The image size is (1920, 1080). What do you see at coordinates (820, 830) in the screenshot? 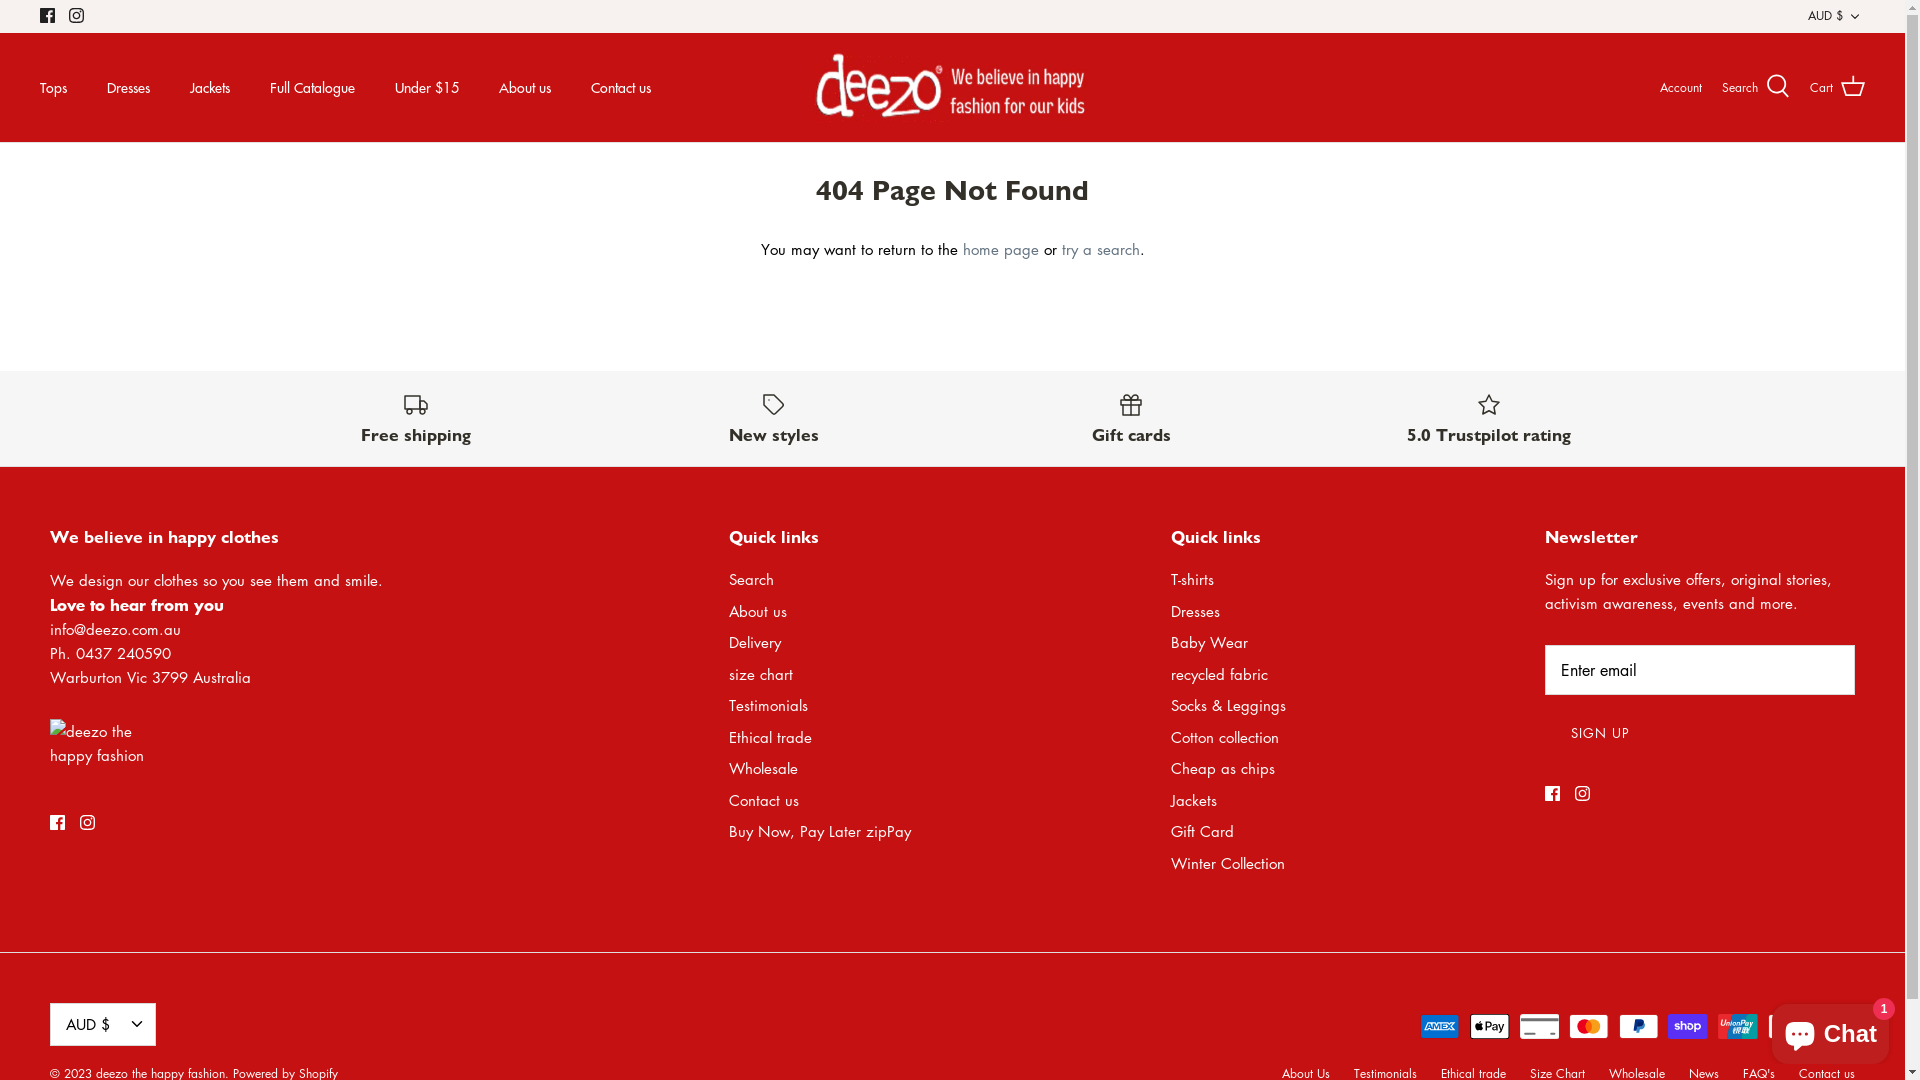
I see `'Buy Now, Pay Later zipPay'` at bounding box center [820, 830].